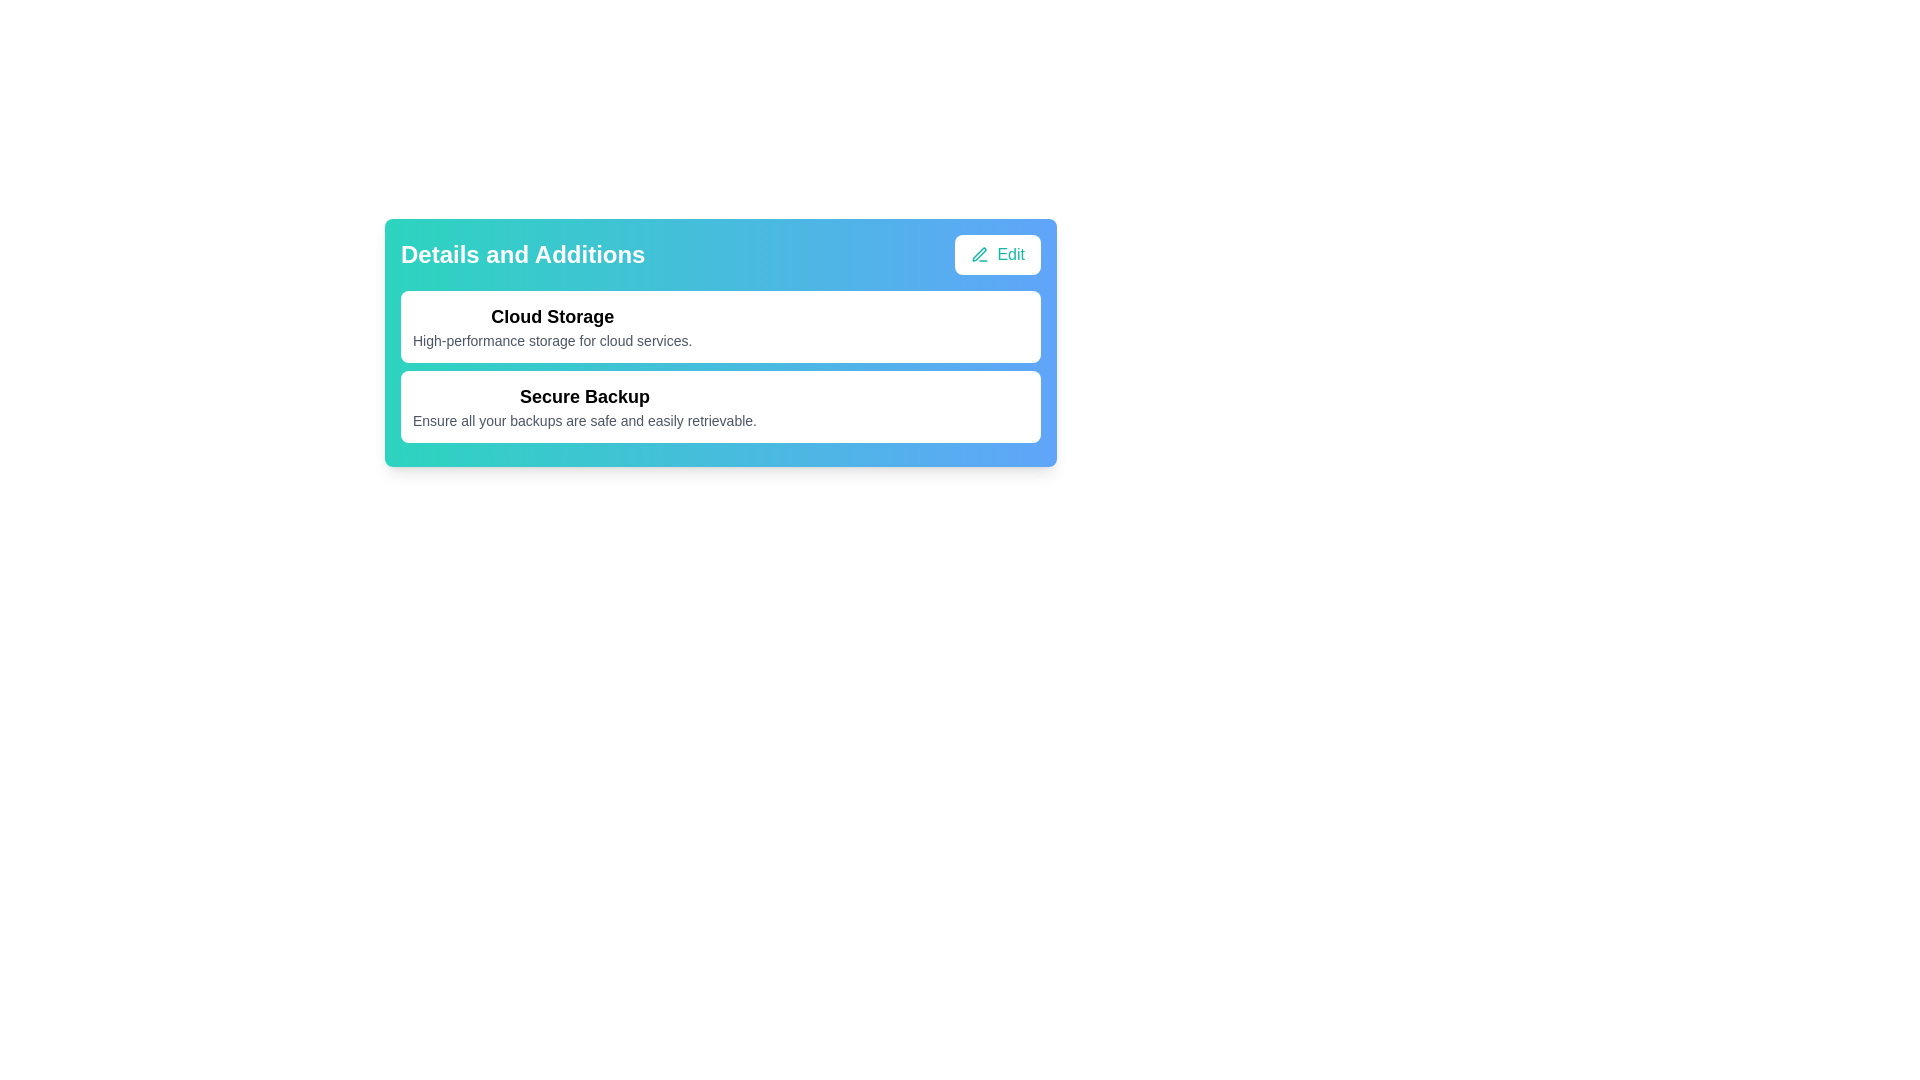 Image resolution: width=1920 pixels, height=1080 pixels. I want to click on decorative icon located in the top-right corner of the 'Details and Additions' card, positioned to the left of the 'Edit' text label, so click(979, 253).